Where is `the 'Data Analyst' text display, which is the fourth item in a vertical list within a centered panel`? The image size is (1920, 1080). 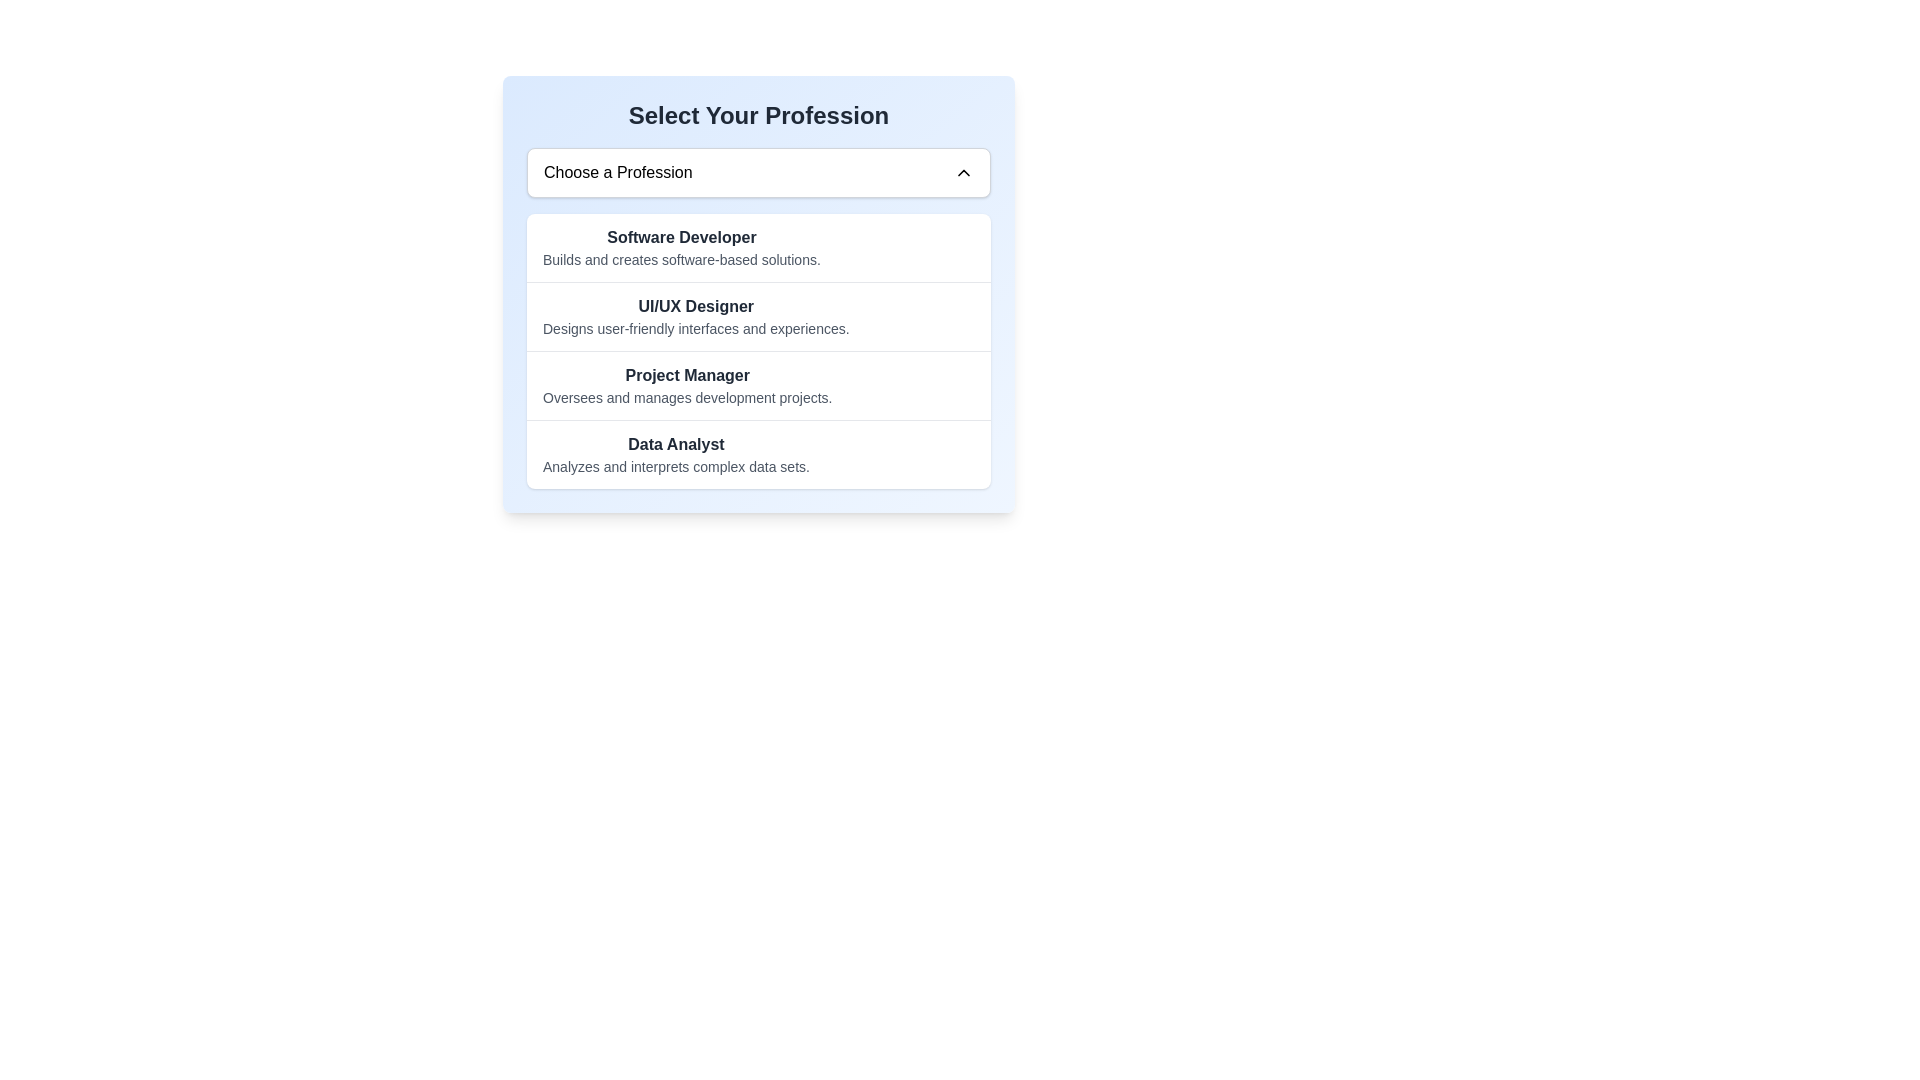 the 'Data Analyst' text display, which is the fourth item in a vertical list within a centered panel is located at coordinates (676, 455).